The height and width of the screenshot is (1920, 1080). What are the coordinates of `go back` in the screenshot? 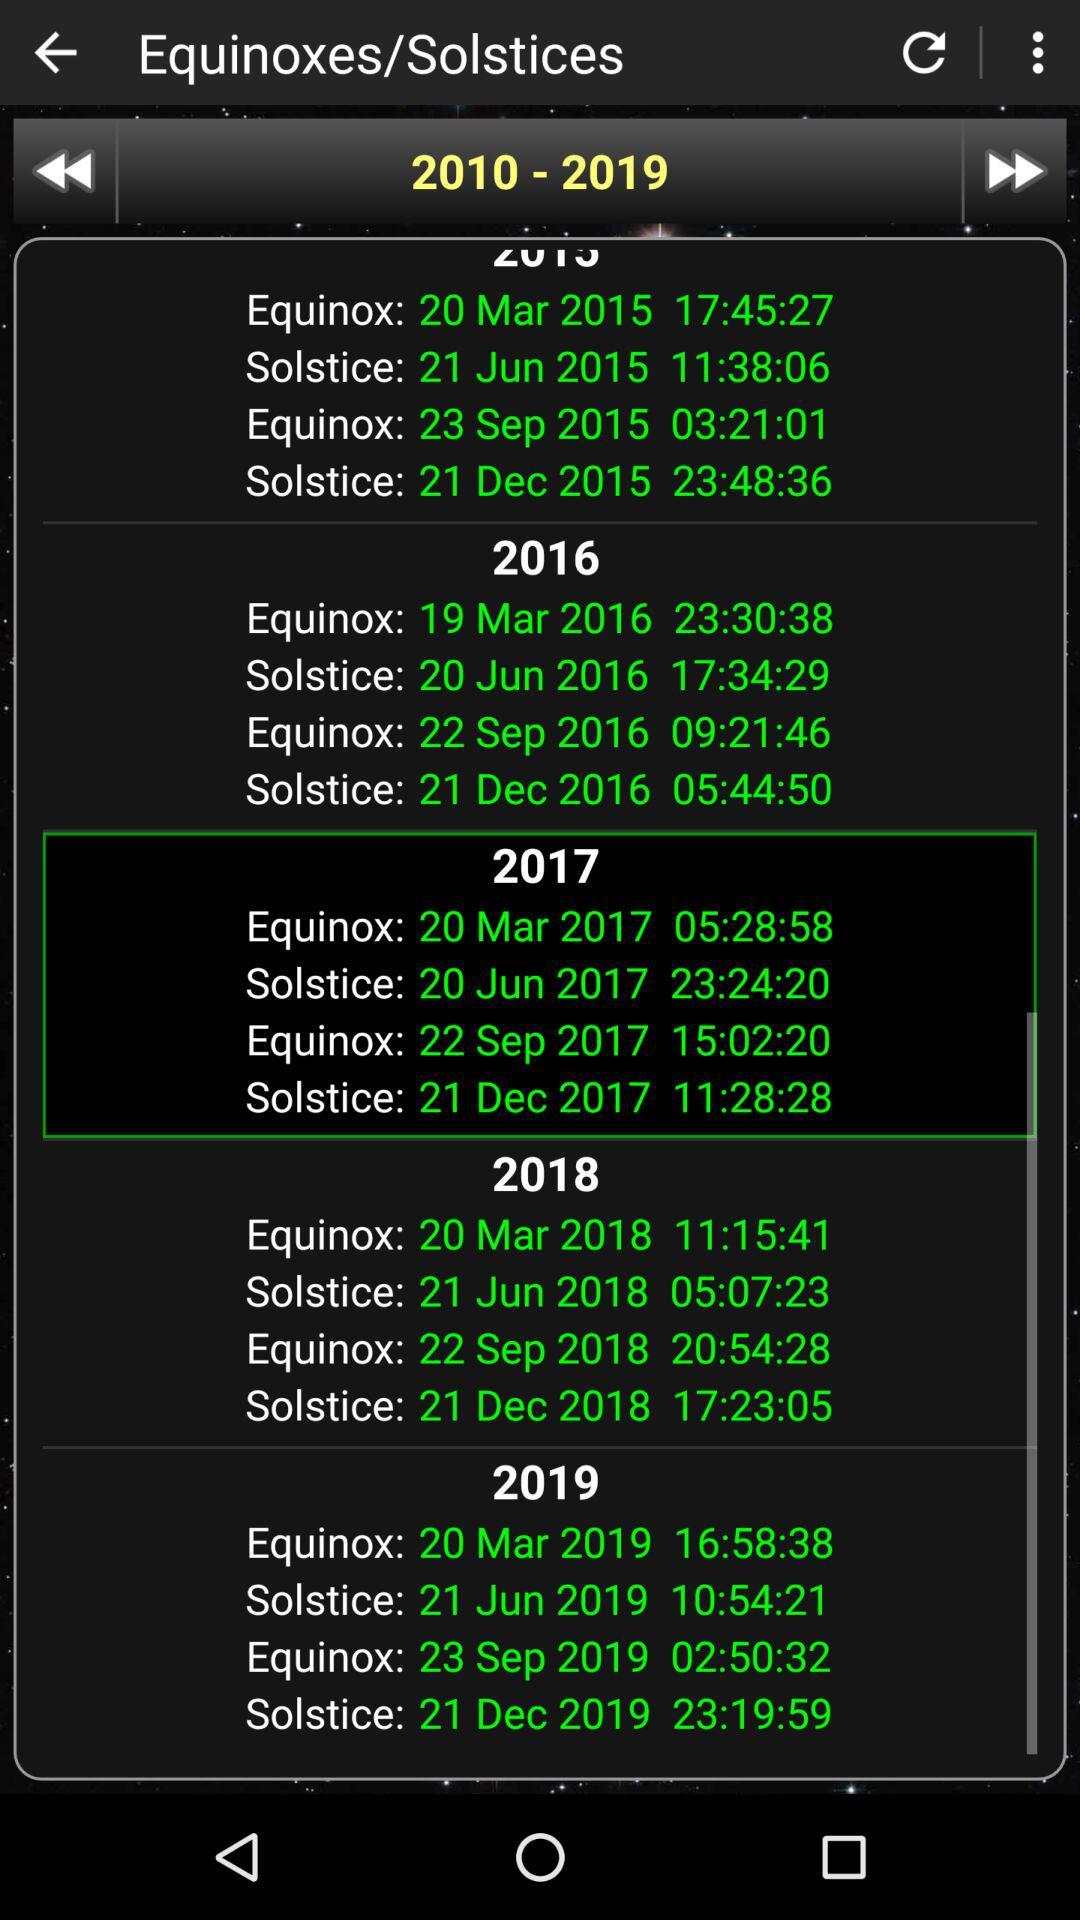 It's located at (63, 171).